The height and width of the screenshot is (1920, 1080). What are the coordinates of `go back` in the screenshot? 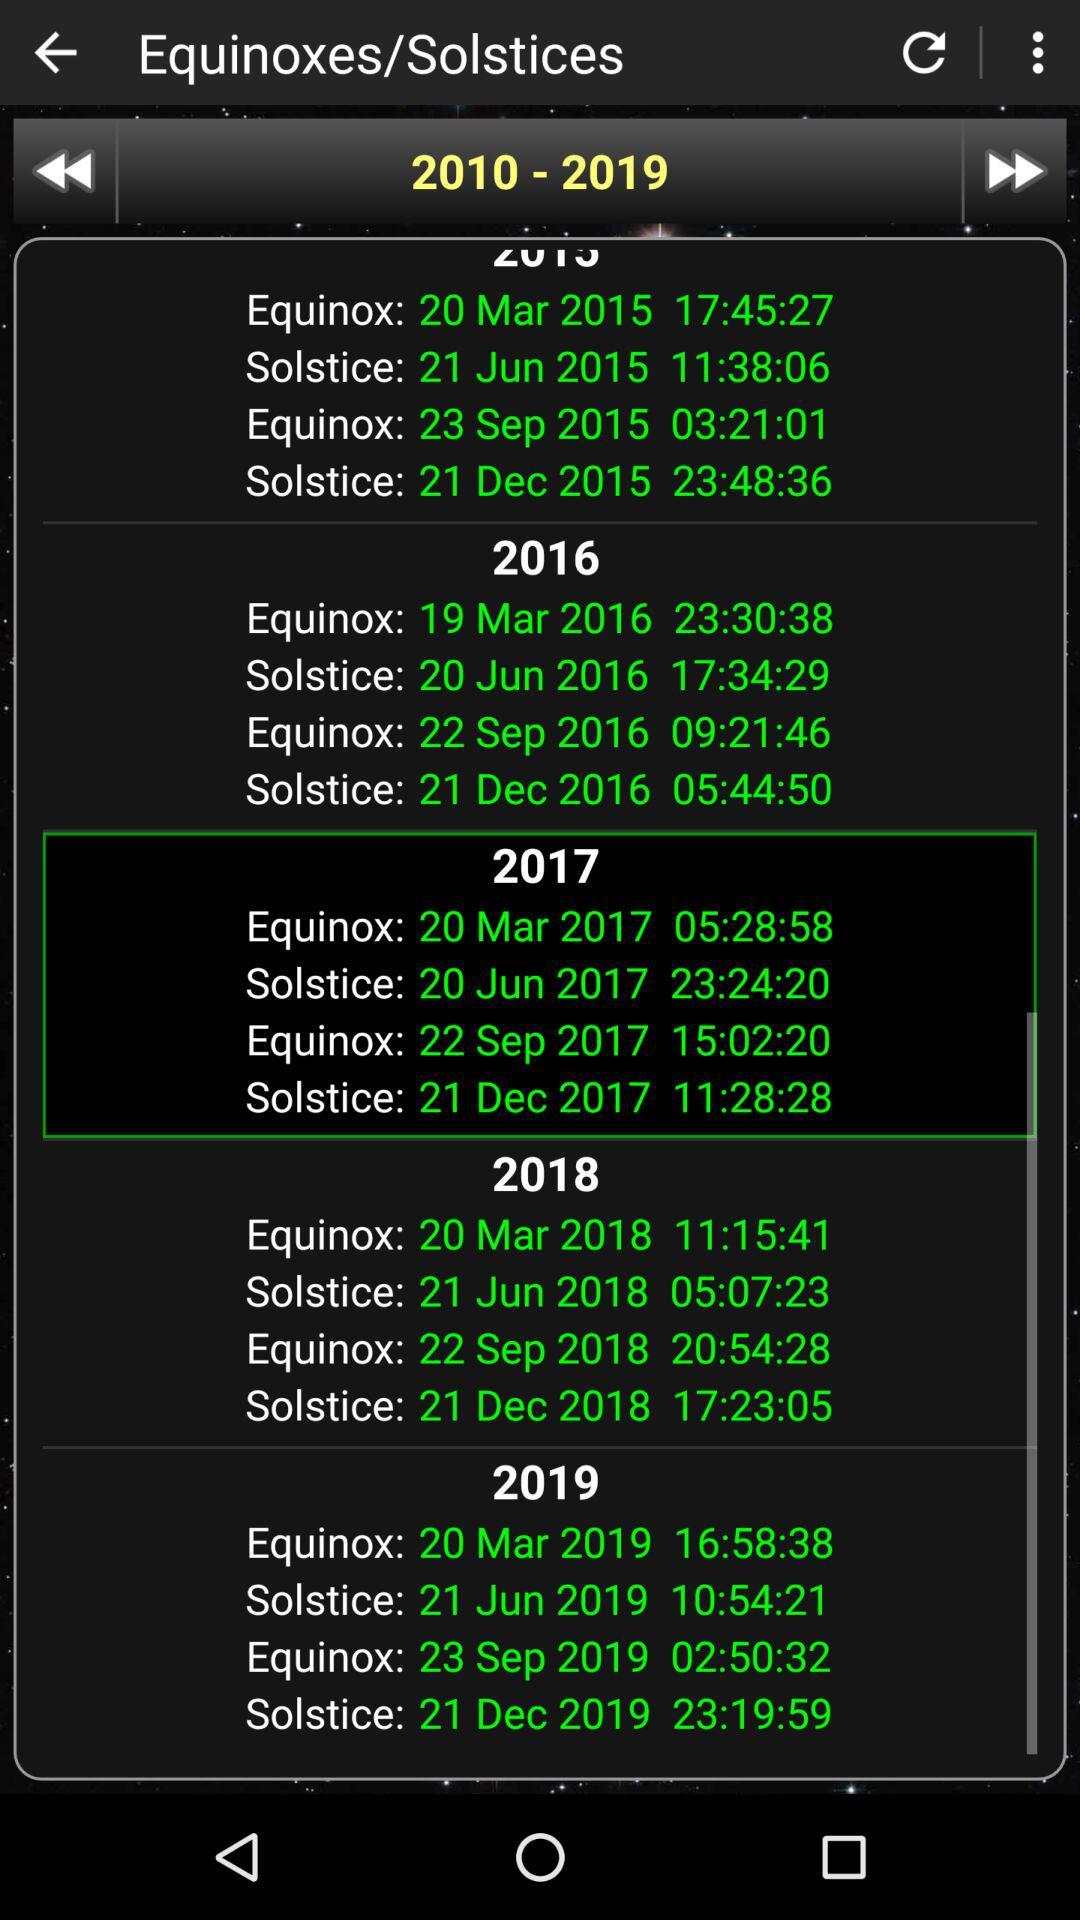 It's located at (63, 171).